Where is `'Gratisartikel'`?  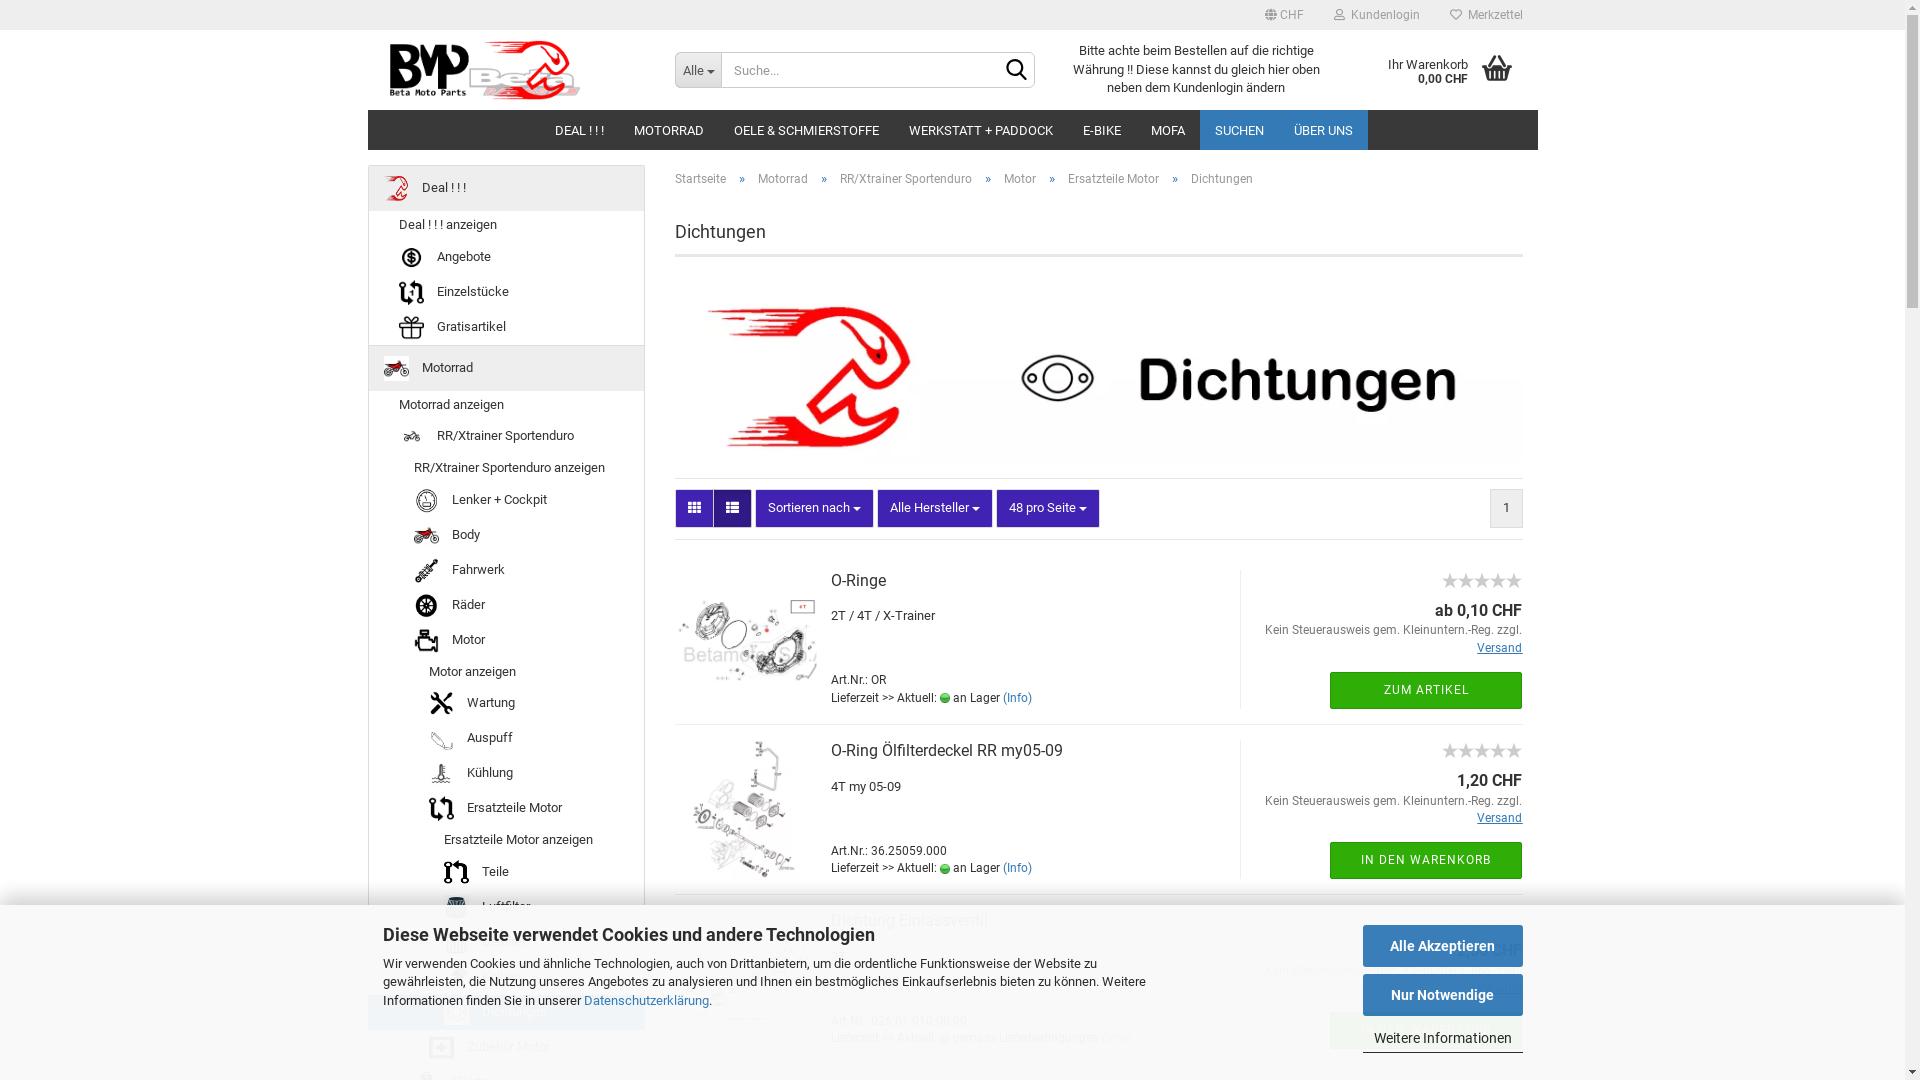 'Gratisartikel' is located at coordinates (368, 326).